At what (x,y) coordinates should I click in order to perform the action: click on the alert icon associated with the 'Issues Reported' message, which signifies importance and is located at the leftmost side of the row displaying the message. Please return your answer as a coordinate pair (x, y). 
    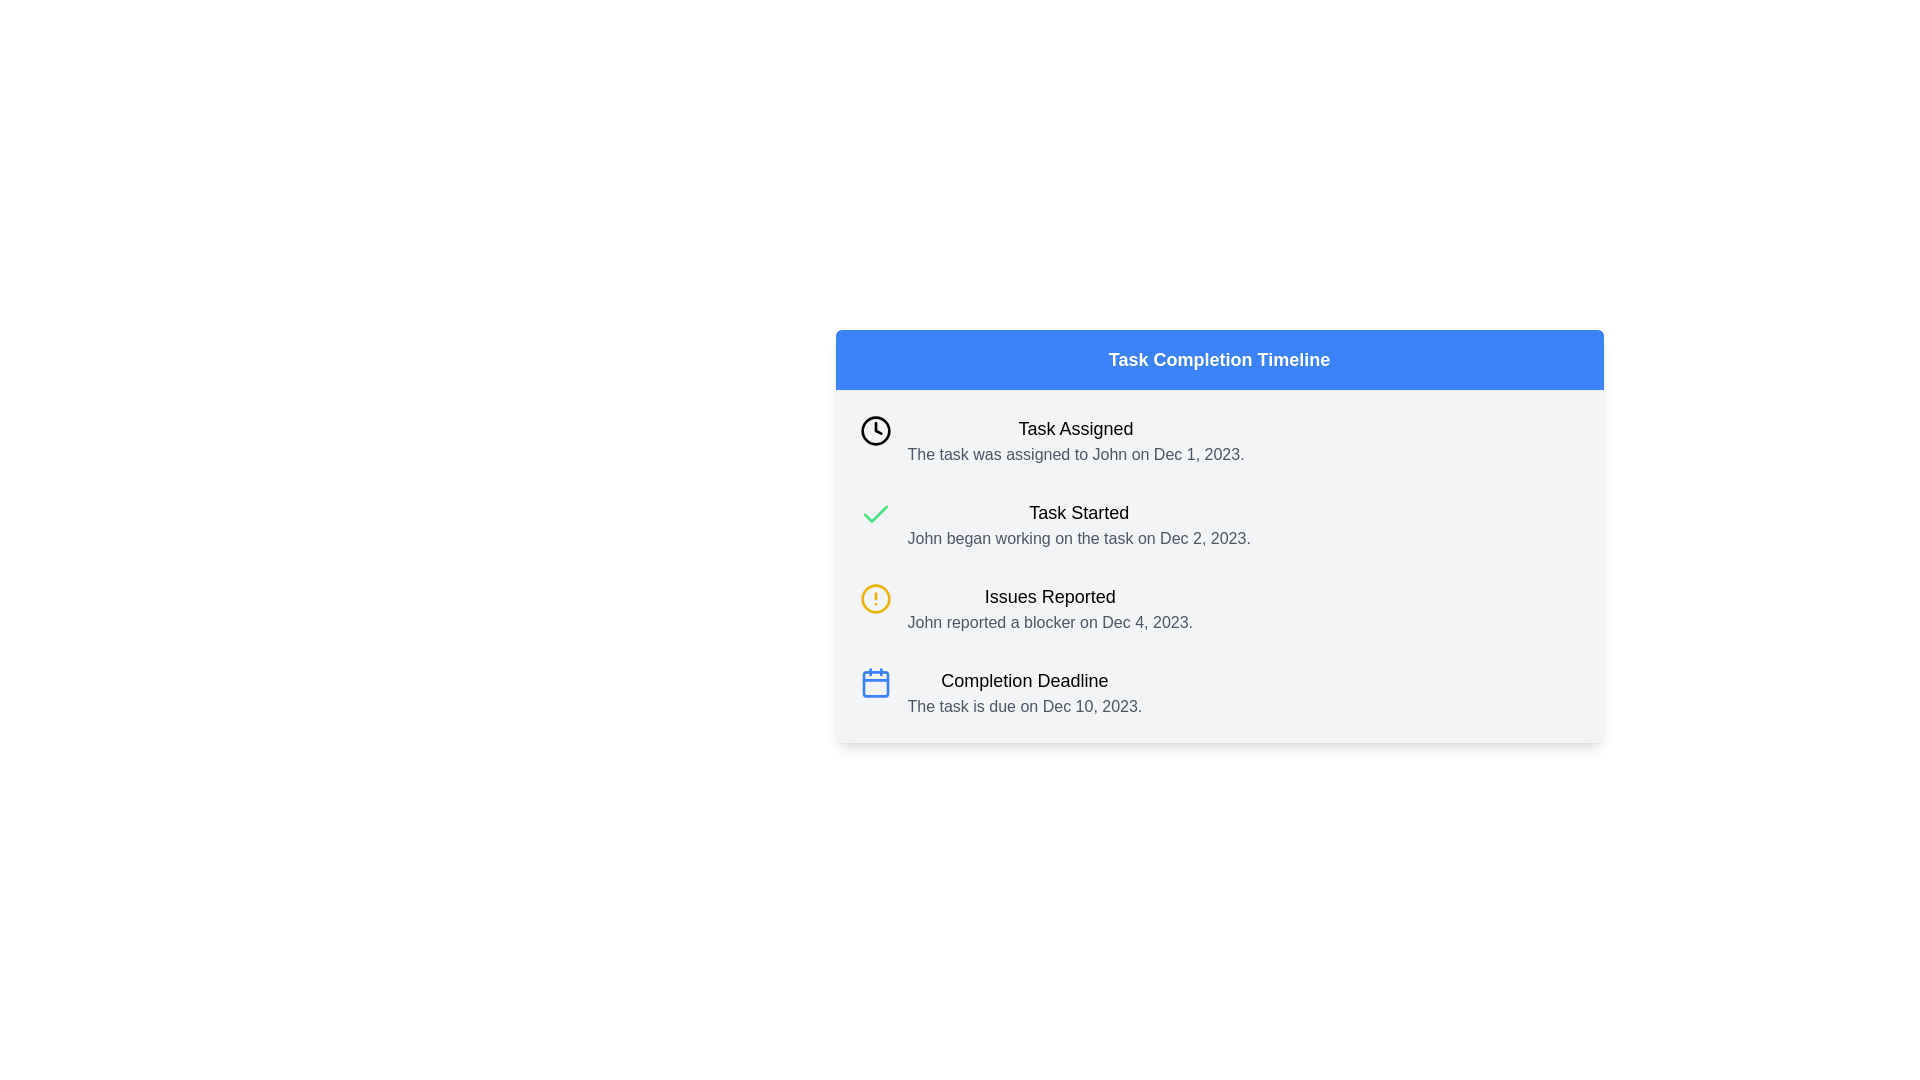
    Looking at the image, I should click on (875, 597).